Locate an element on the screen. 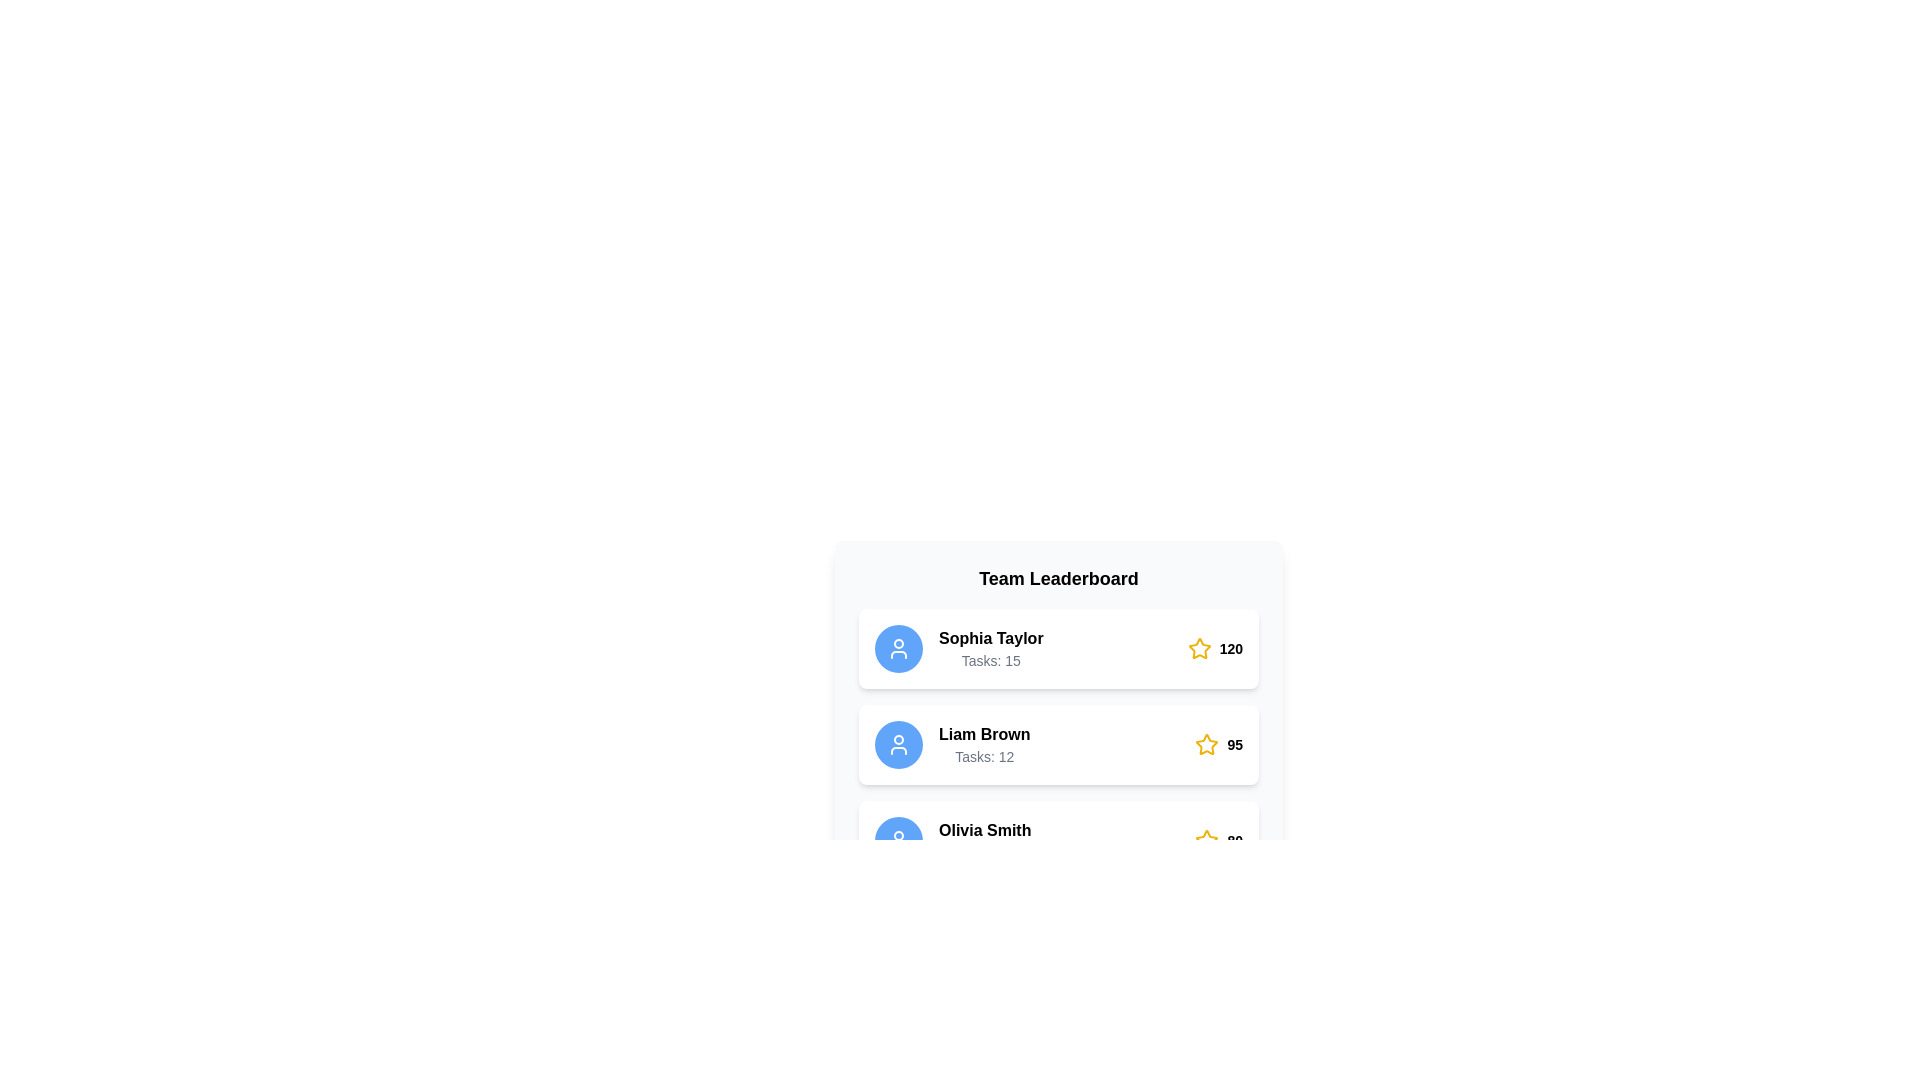 This screenshot has width=1920, height=1080. displayed name from the static text label in the third row of the leaderboard under 'Team Leaderboard', which serves as a user identifier is located at coordinates (985, 830).